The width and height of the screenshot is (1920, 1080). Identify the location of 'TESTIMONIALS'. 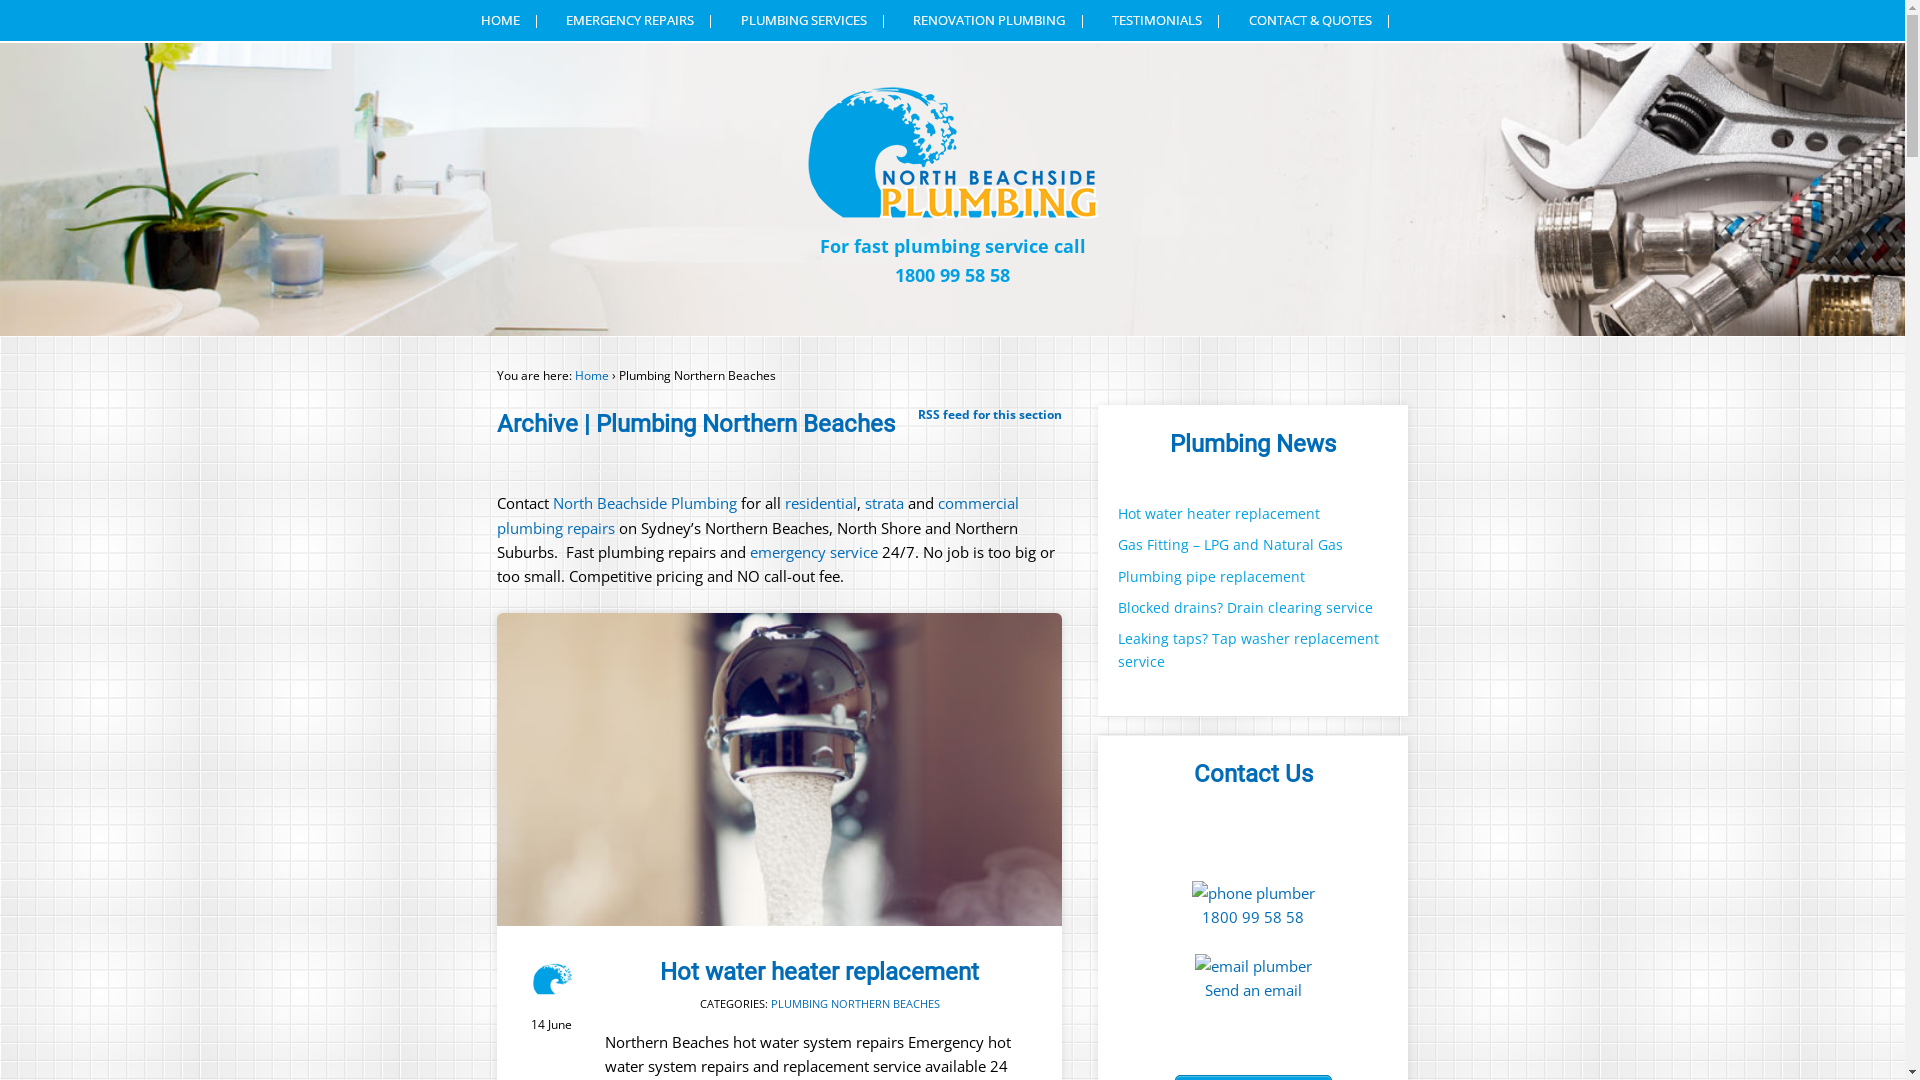
(1167, 20).